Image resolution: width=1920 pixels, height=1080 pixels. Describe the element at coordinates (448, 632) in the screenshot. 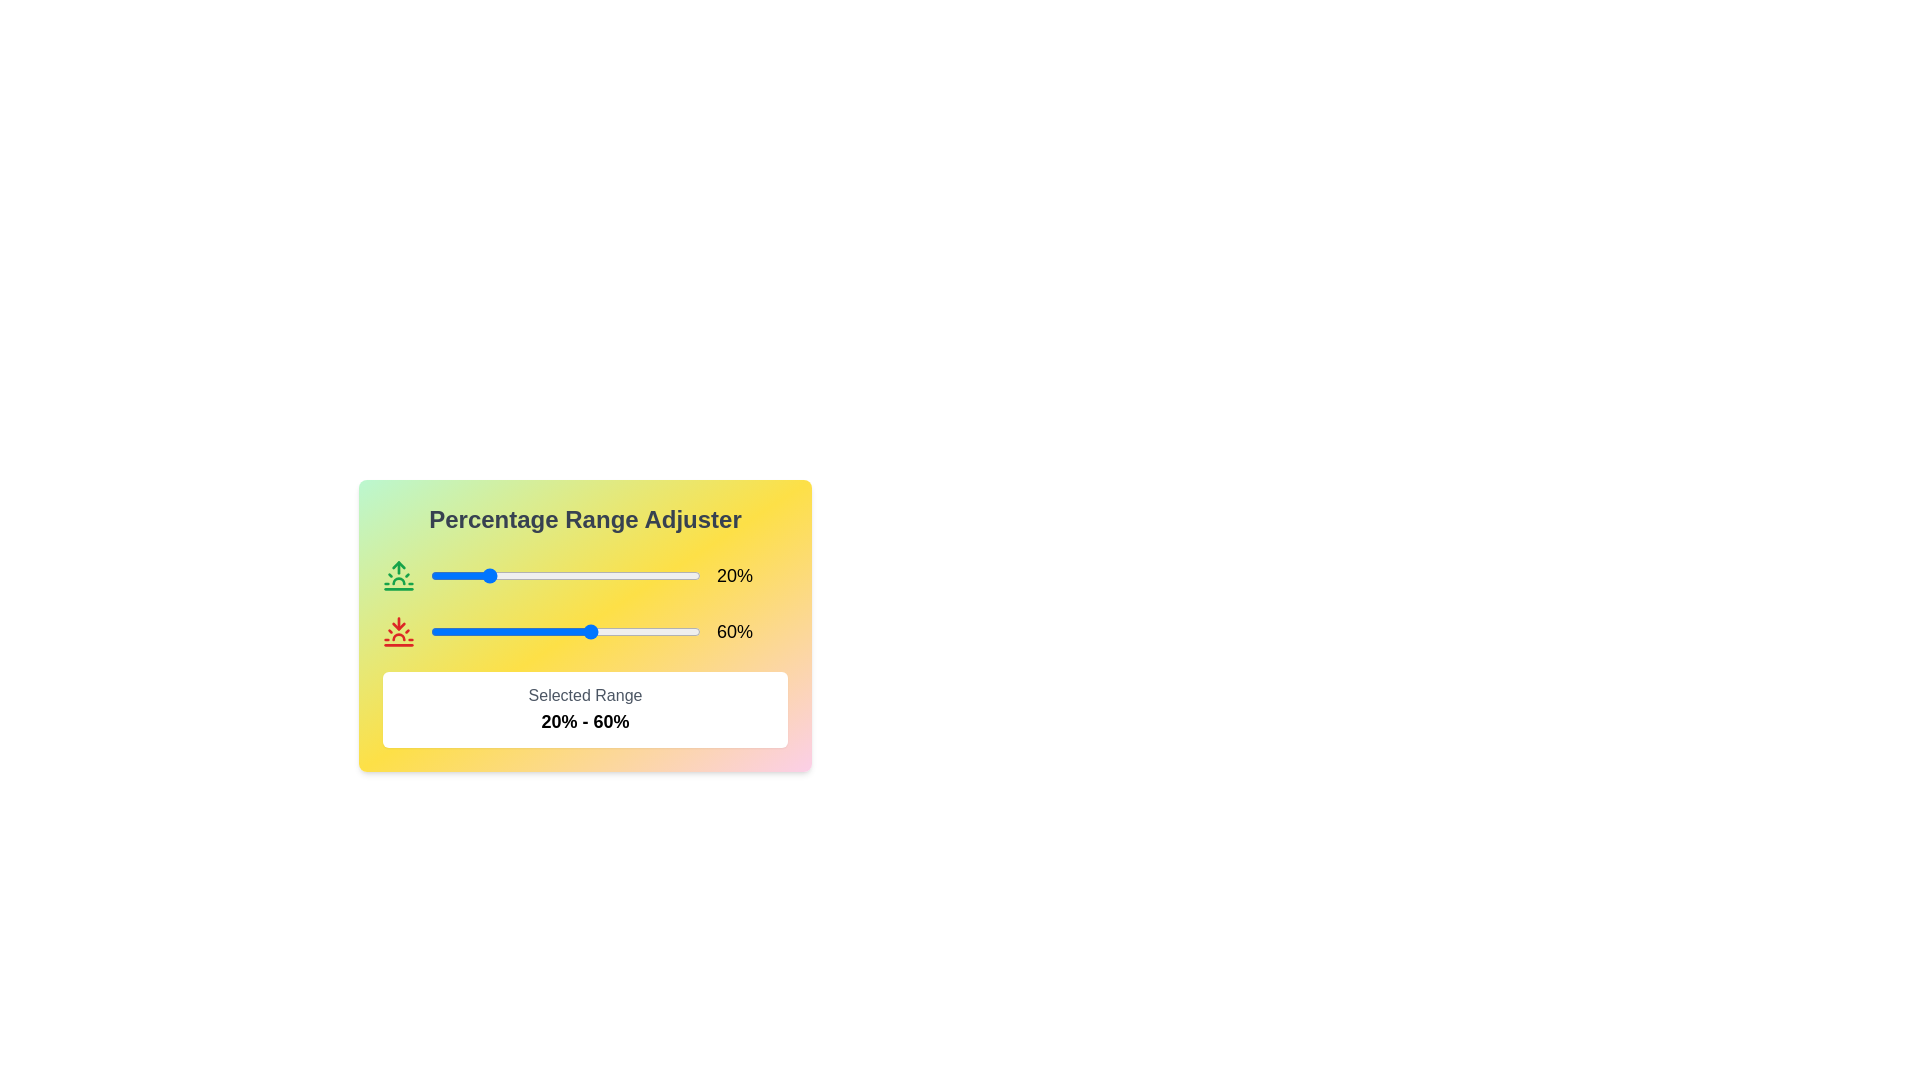

I see `the slider position` at that location.